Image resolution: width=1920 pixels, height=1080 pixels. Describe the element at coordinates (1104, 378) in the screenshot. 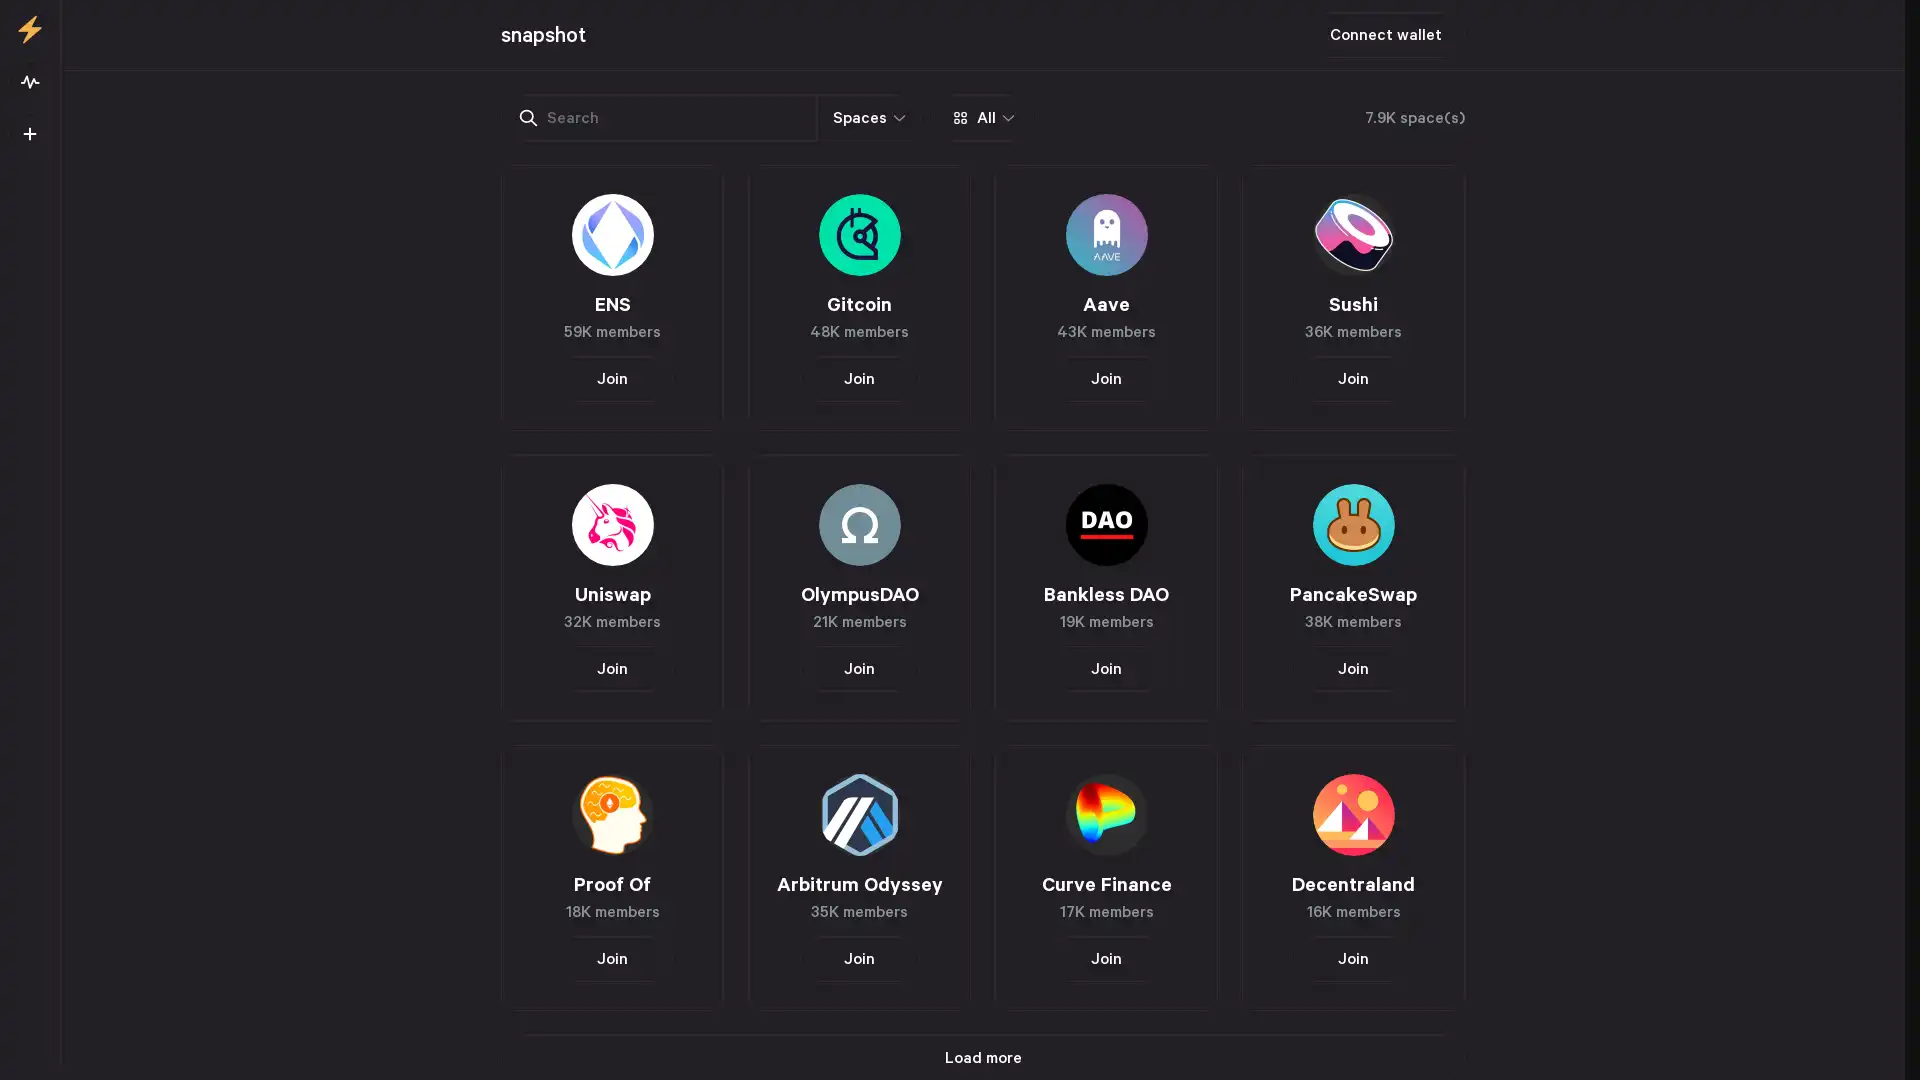

I see `Join` at that location.